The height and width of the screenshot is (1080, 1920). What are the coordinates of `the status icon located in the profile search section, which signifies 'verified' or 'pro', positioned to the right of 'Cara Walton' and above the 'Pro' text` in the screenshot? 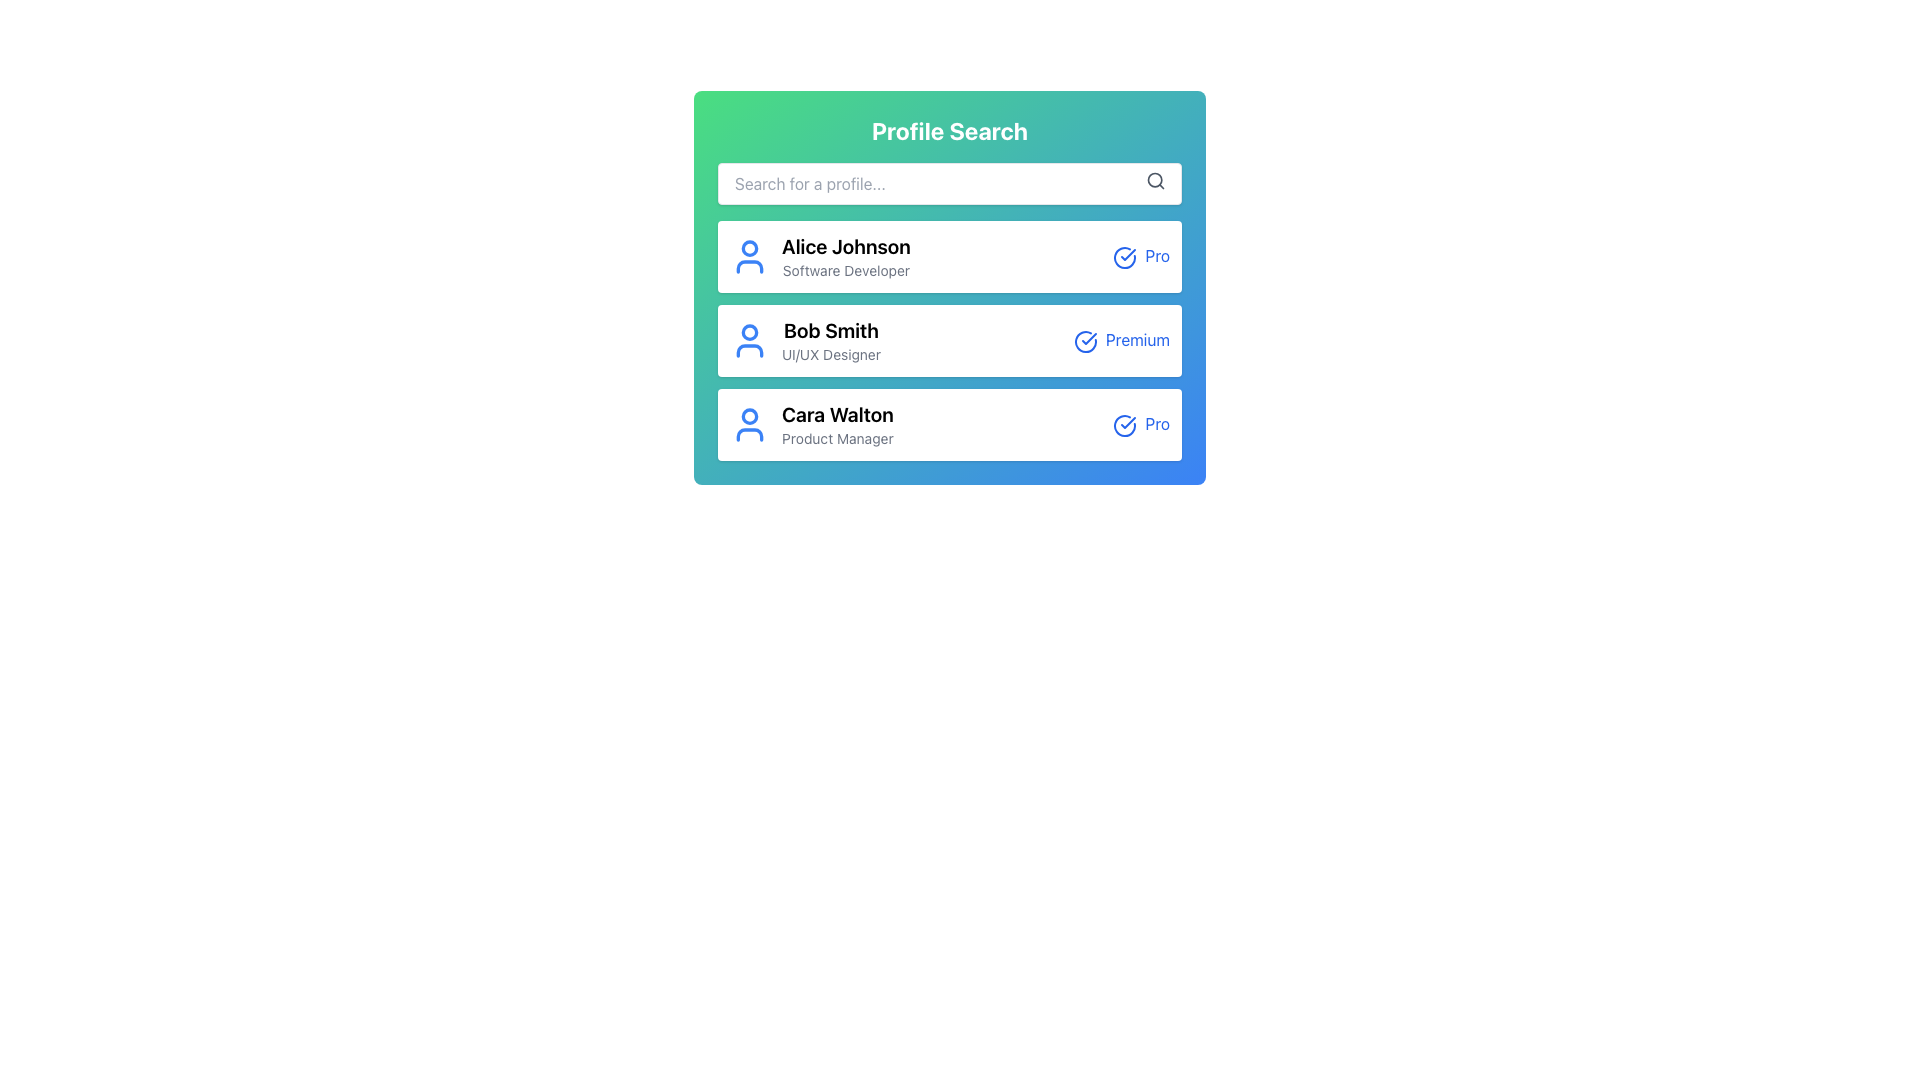 It's located at (1125, 424).